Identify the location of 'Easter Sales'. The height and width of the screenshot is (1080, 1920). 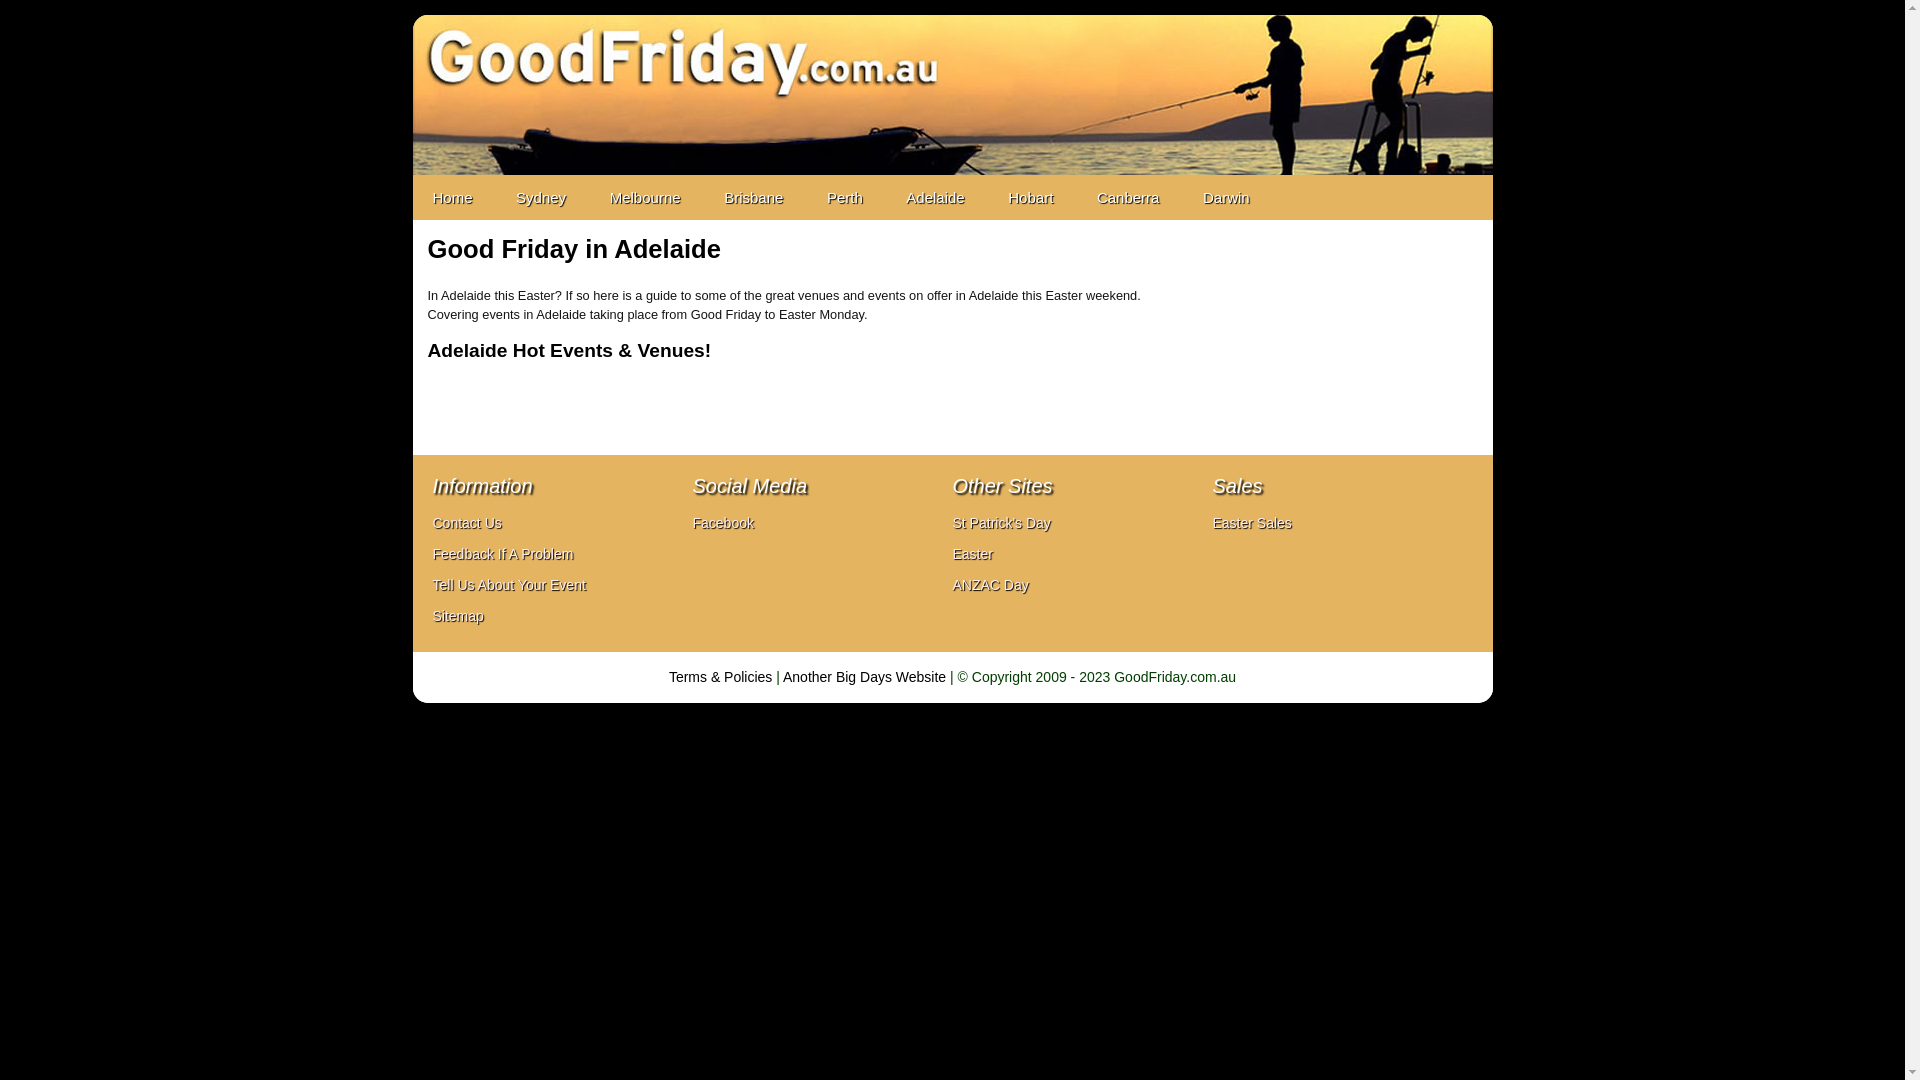
(1250, 522).